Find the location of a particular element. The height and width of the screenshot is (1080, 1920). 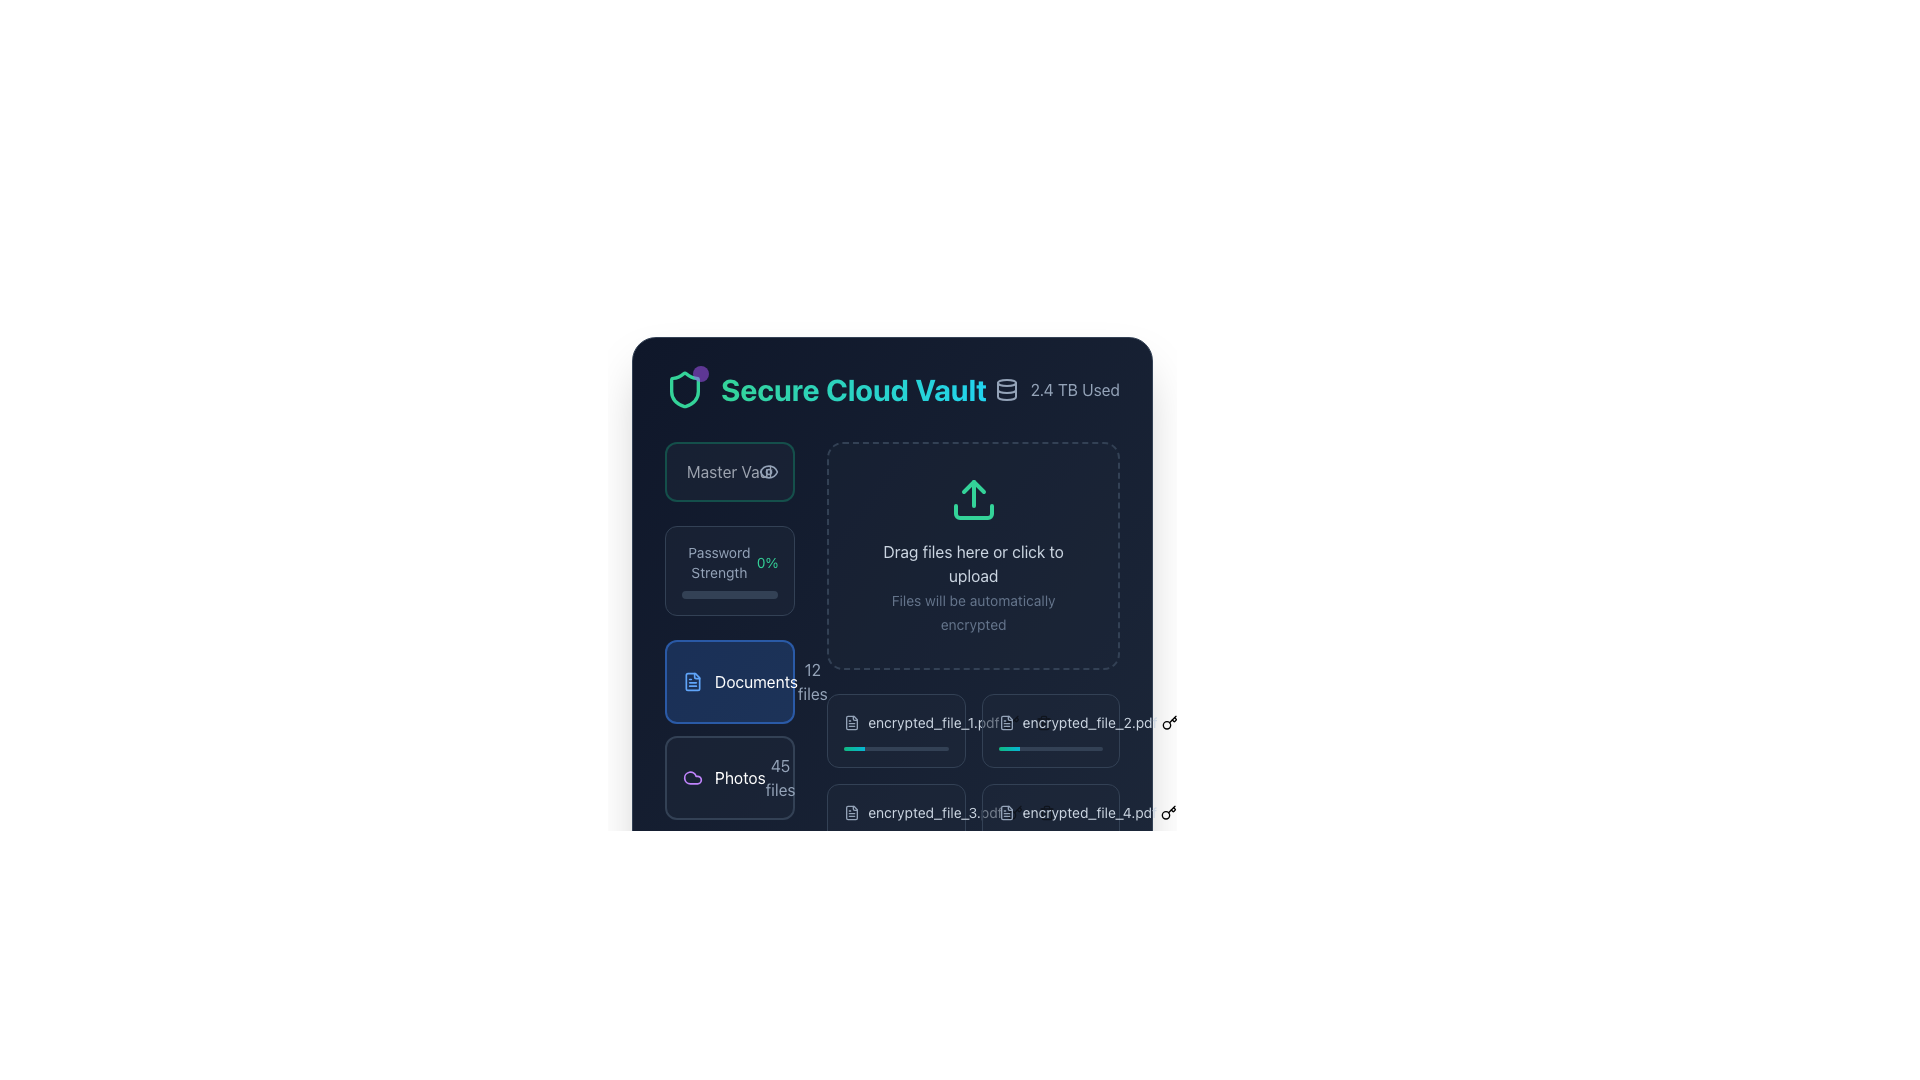

the text label 'encrypted_file_2.pdf' which is the second item in the file entries list, located in the top-right corner of the 'Documents' group is located at coordinates (1049, 722).